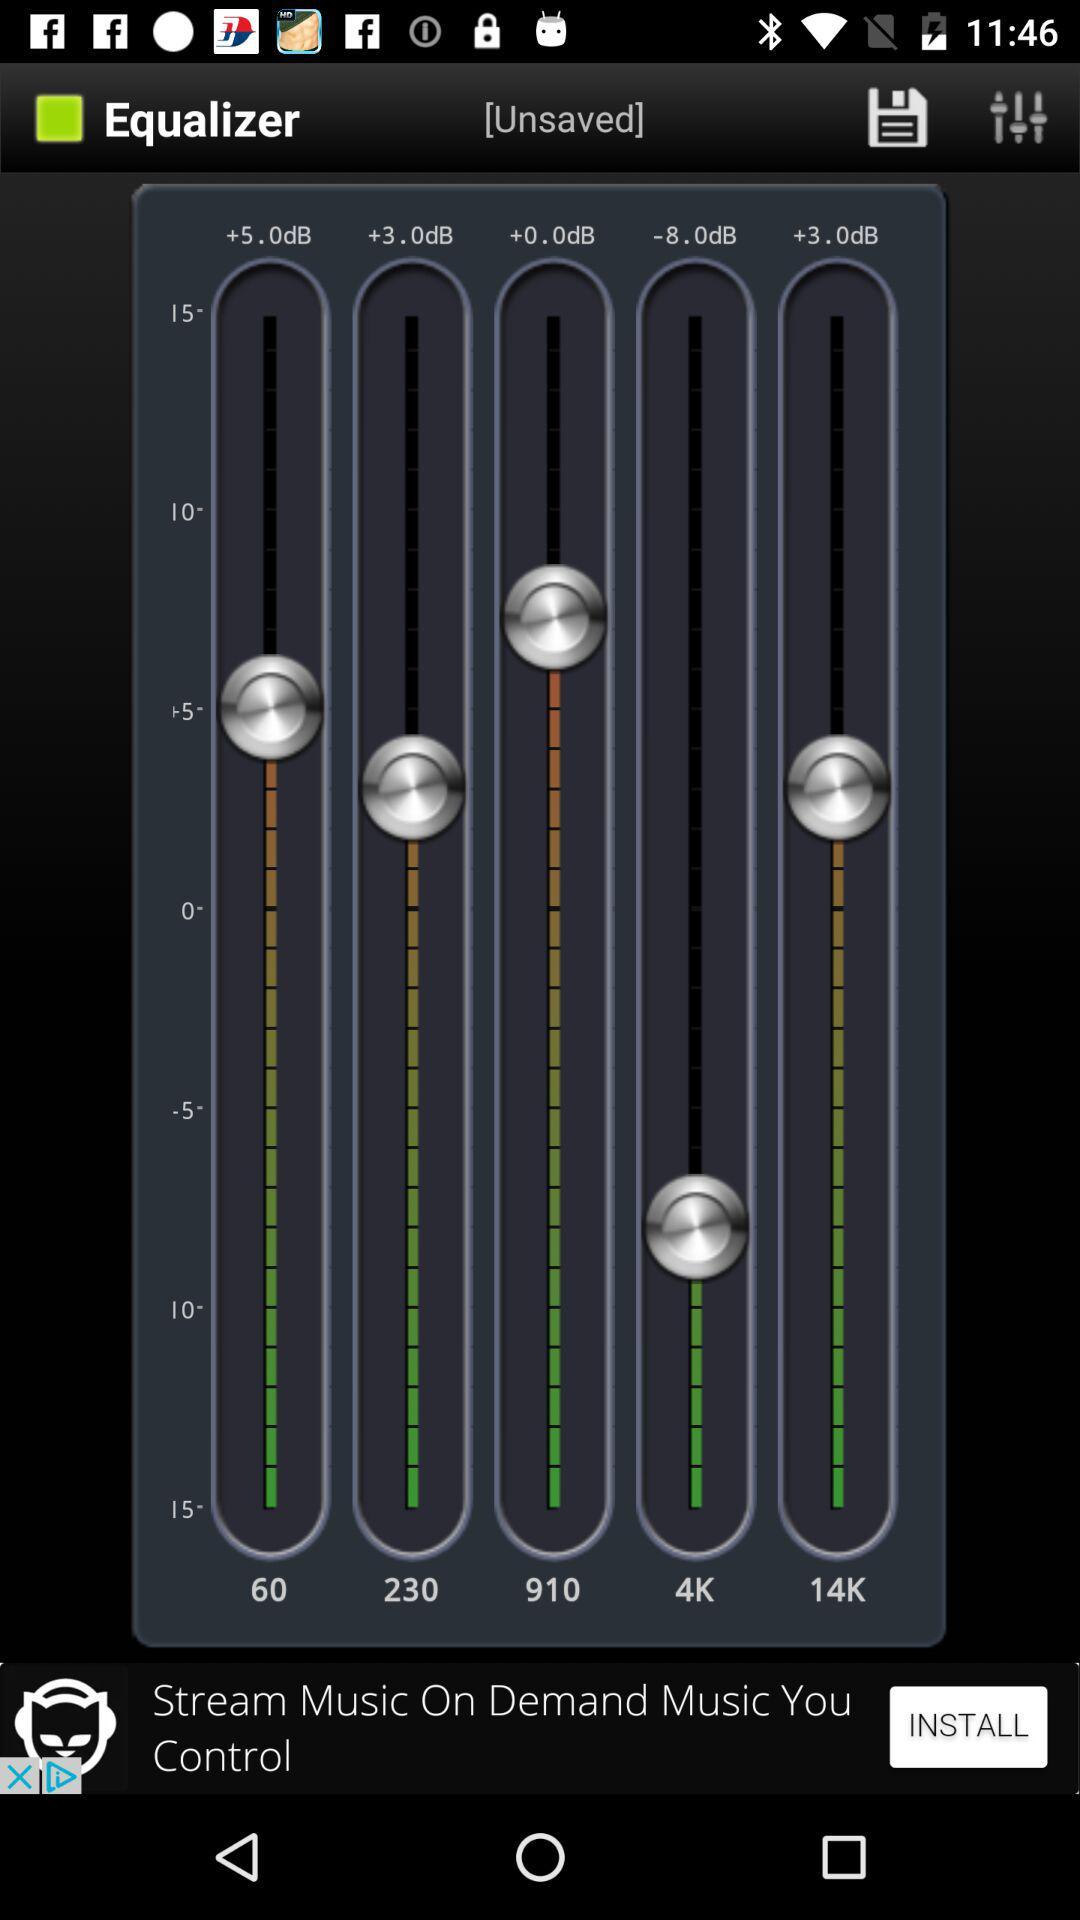  I want to click on the save icon, so click(897, 117).